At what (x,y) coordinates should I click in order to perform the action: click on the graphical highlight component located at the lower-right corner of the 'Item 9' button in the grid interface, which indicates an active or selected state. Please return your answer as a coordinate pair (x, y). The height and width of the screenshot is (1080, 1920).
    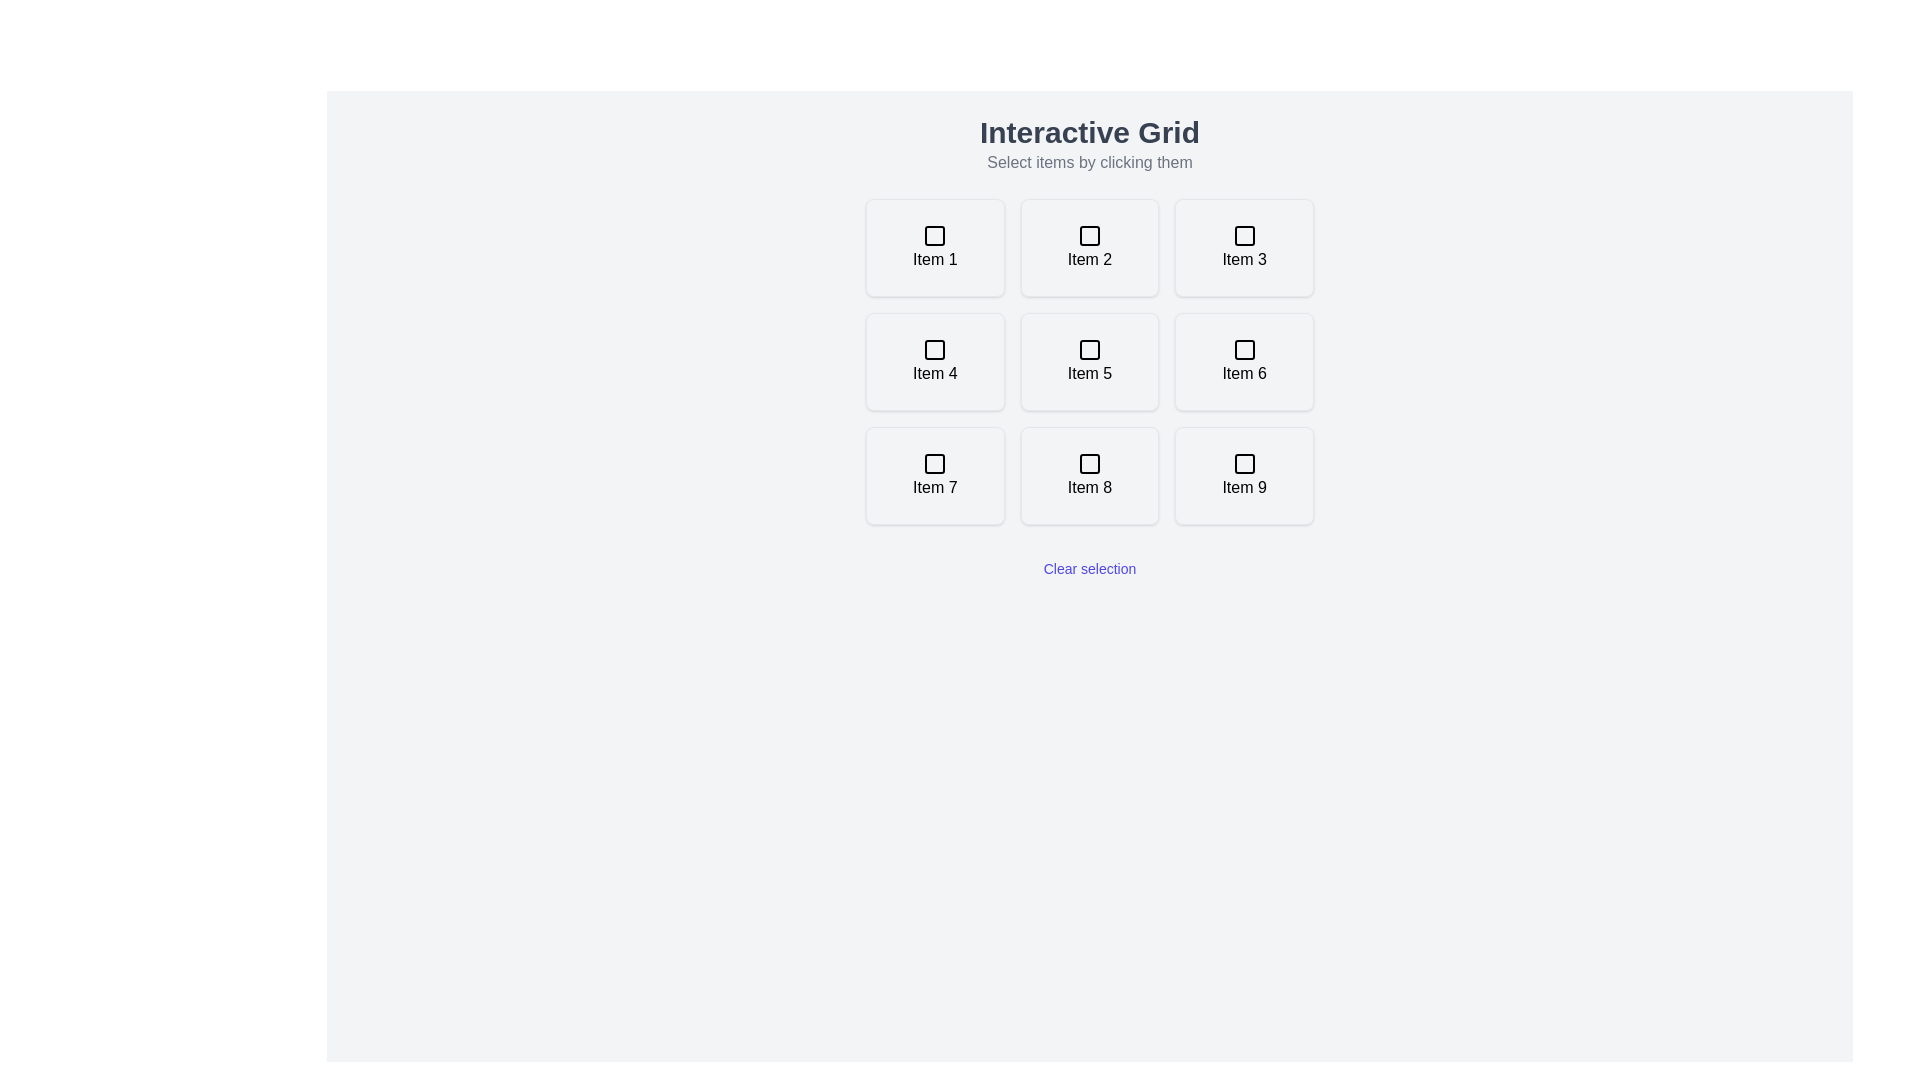
    Looking at the image, I should click on (1243, 463).